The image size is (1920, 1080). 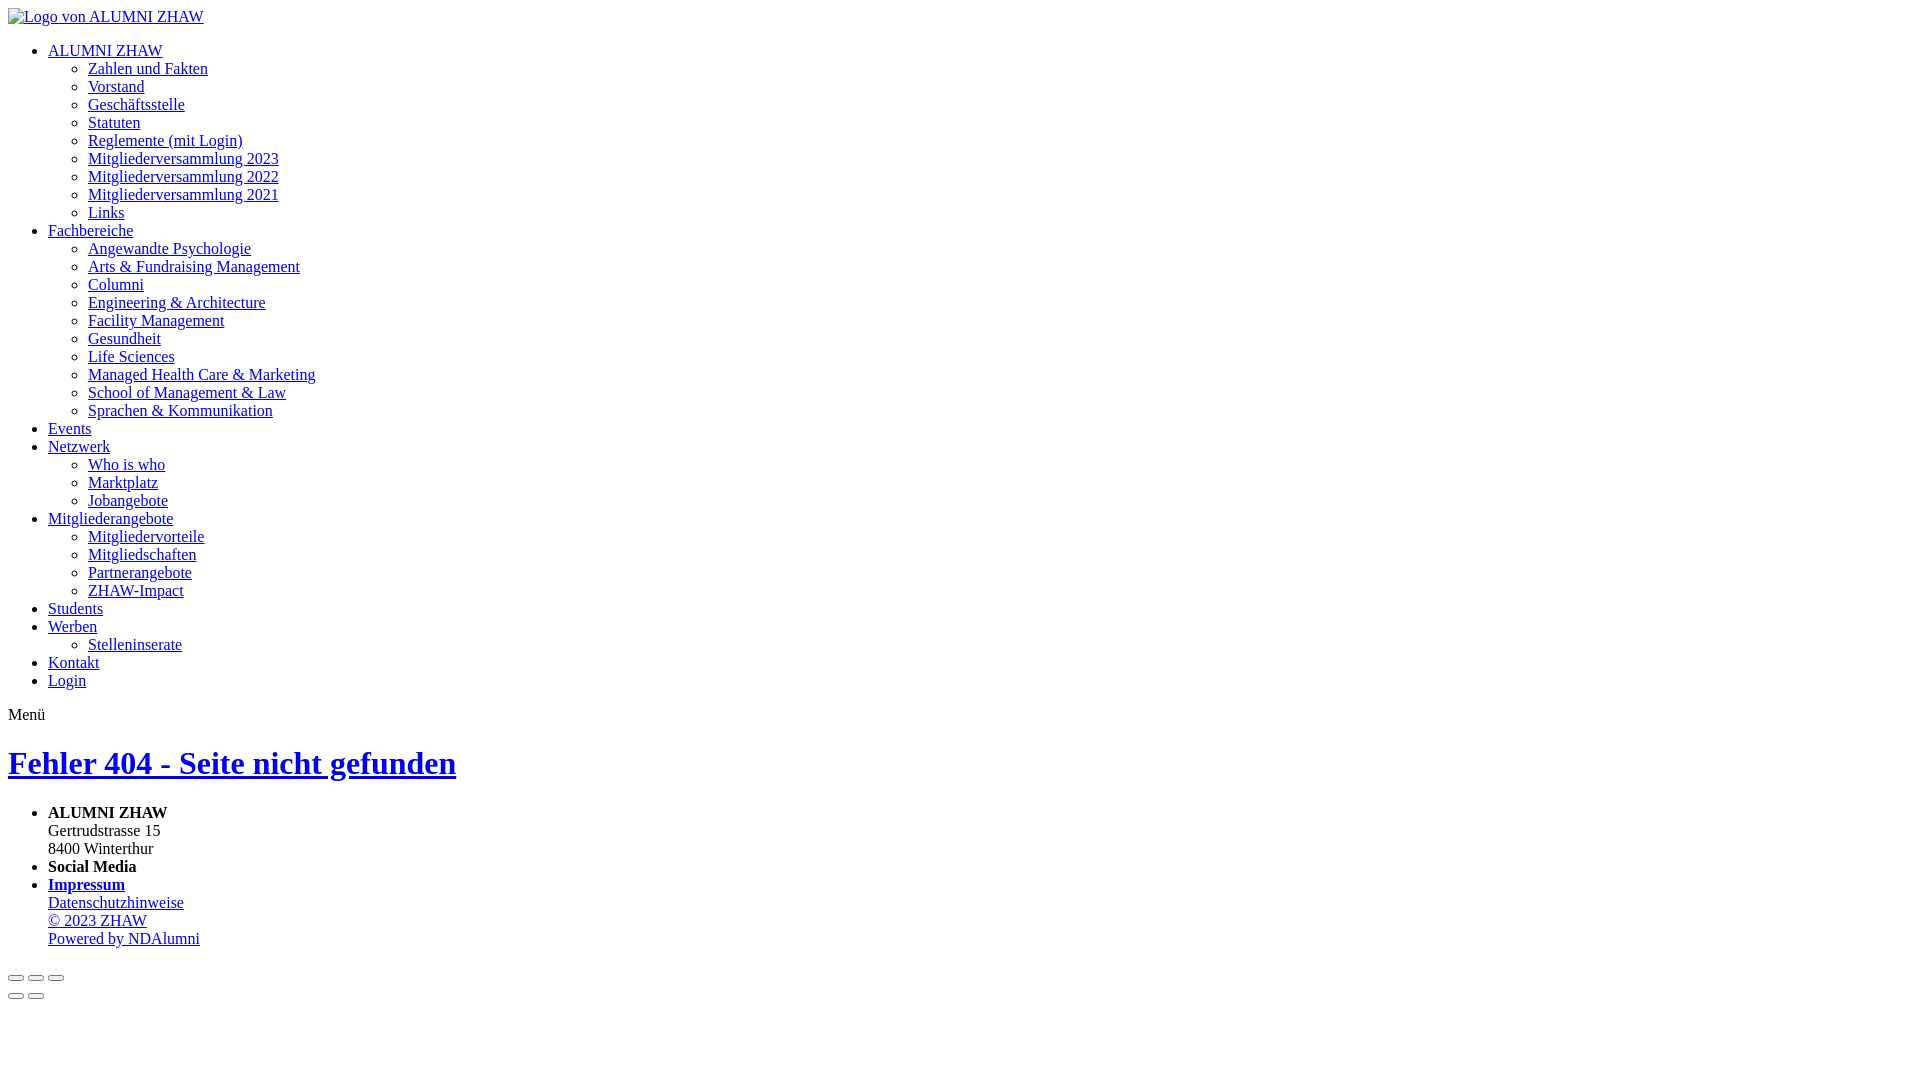 What do you see at coordinates (8, 995) in the screenshot?
I see `'Vorheriges Bild'` at bounding box center [8, 995].